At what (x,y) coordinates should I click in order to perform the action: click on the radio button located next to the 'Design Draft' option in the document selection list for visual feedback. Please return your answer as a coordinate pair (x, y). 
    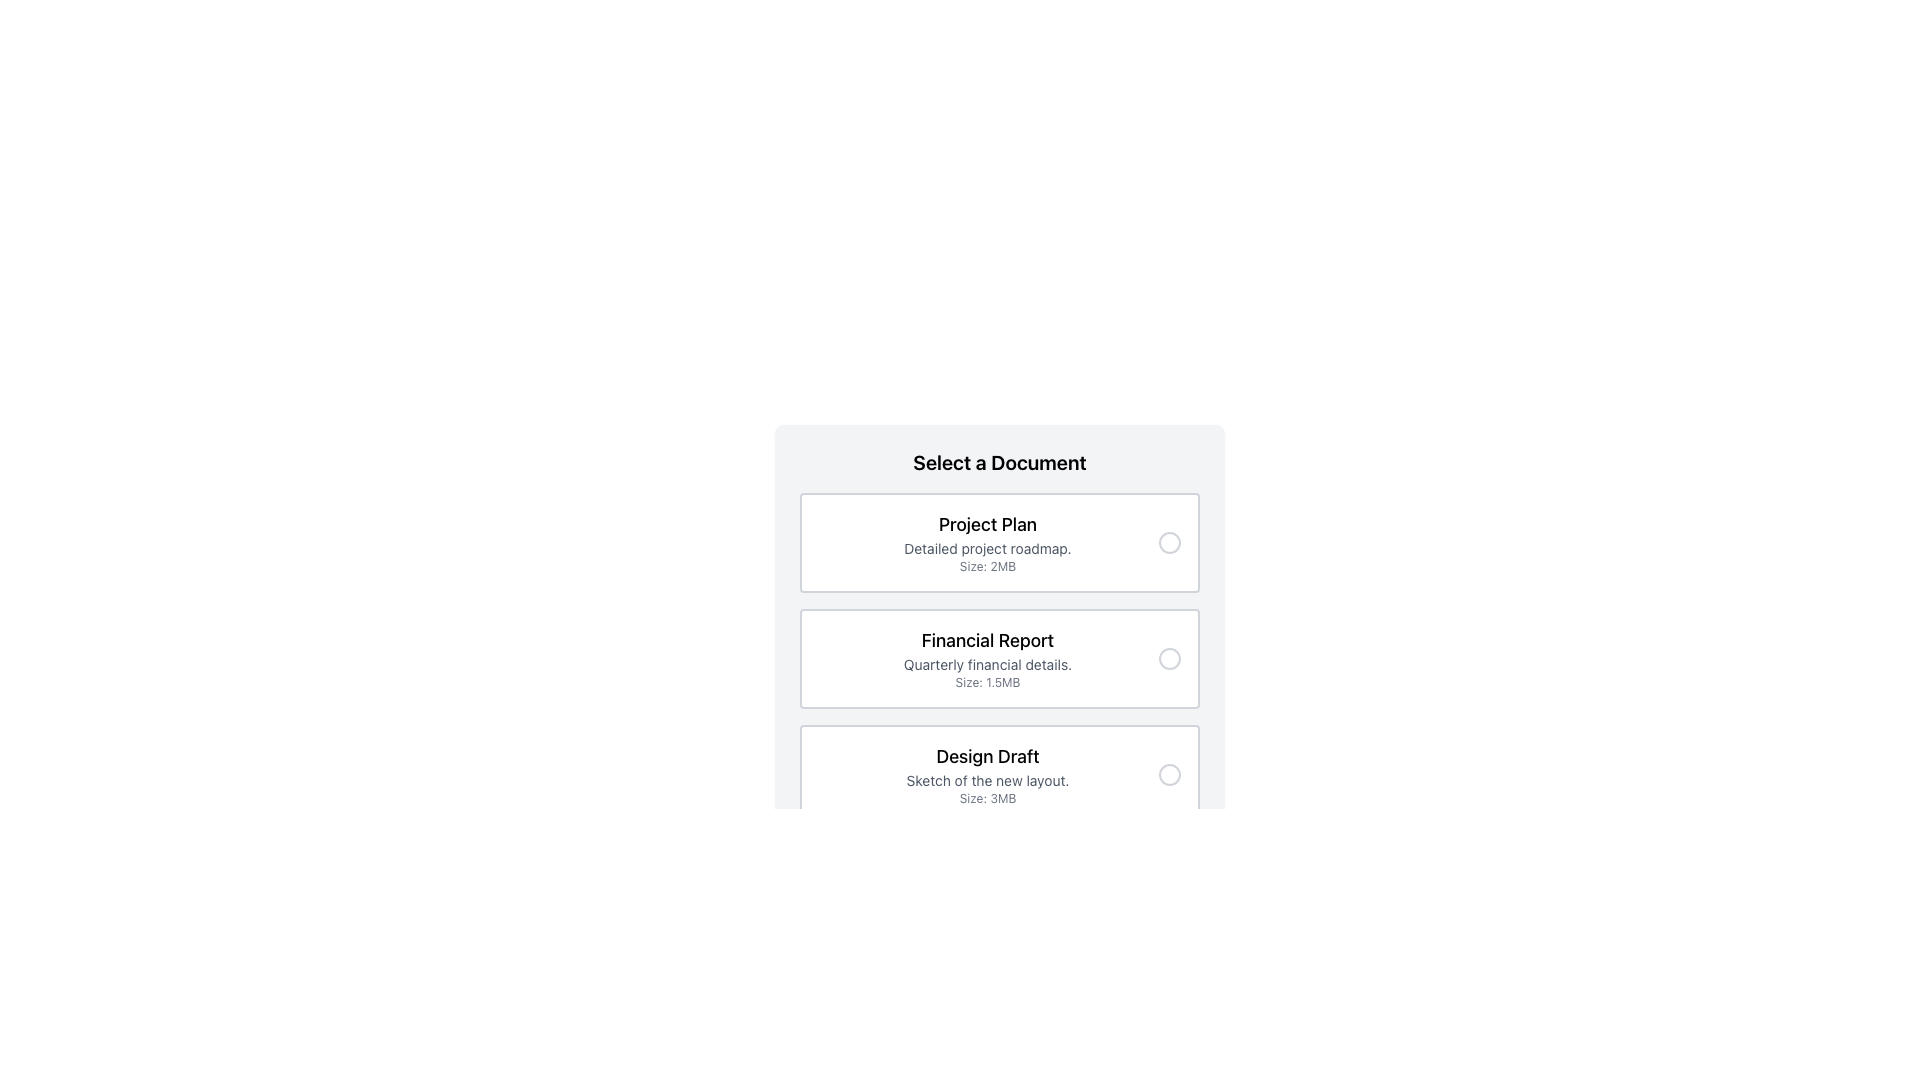
    Looking at the image, I should click on (1170, 774).